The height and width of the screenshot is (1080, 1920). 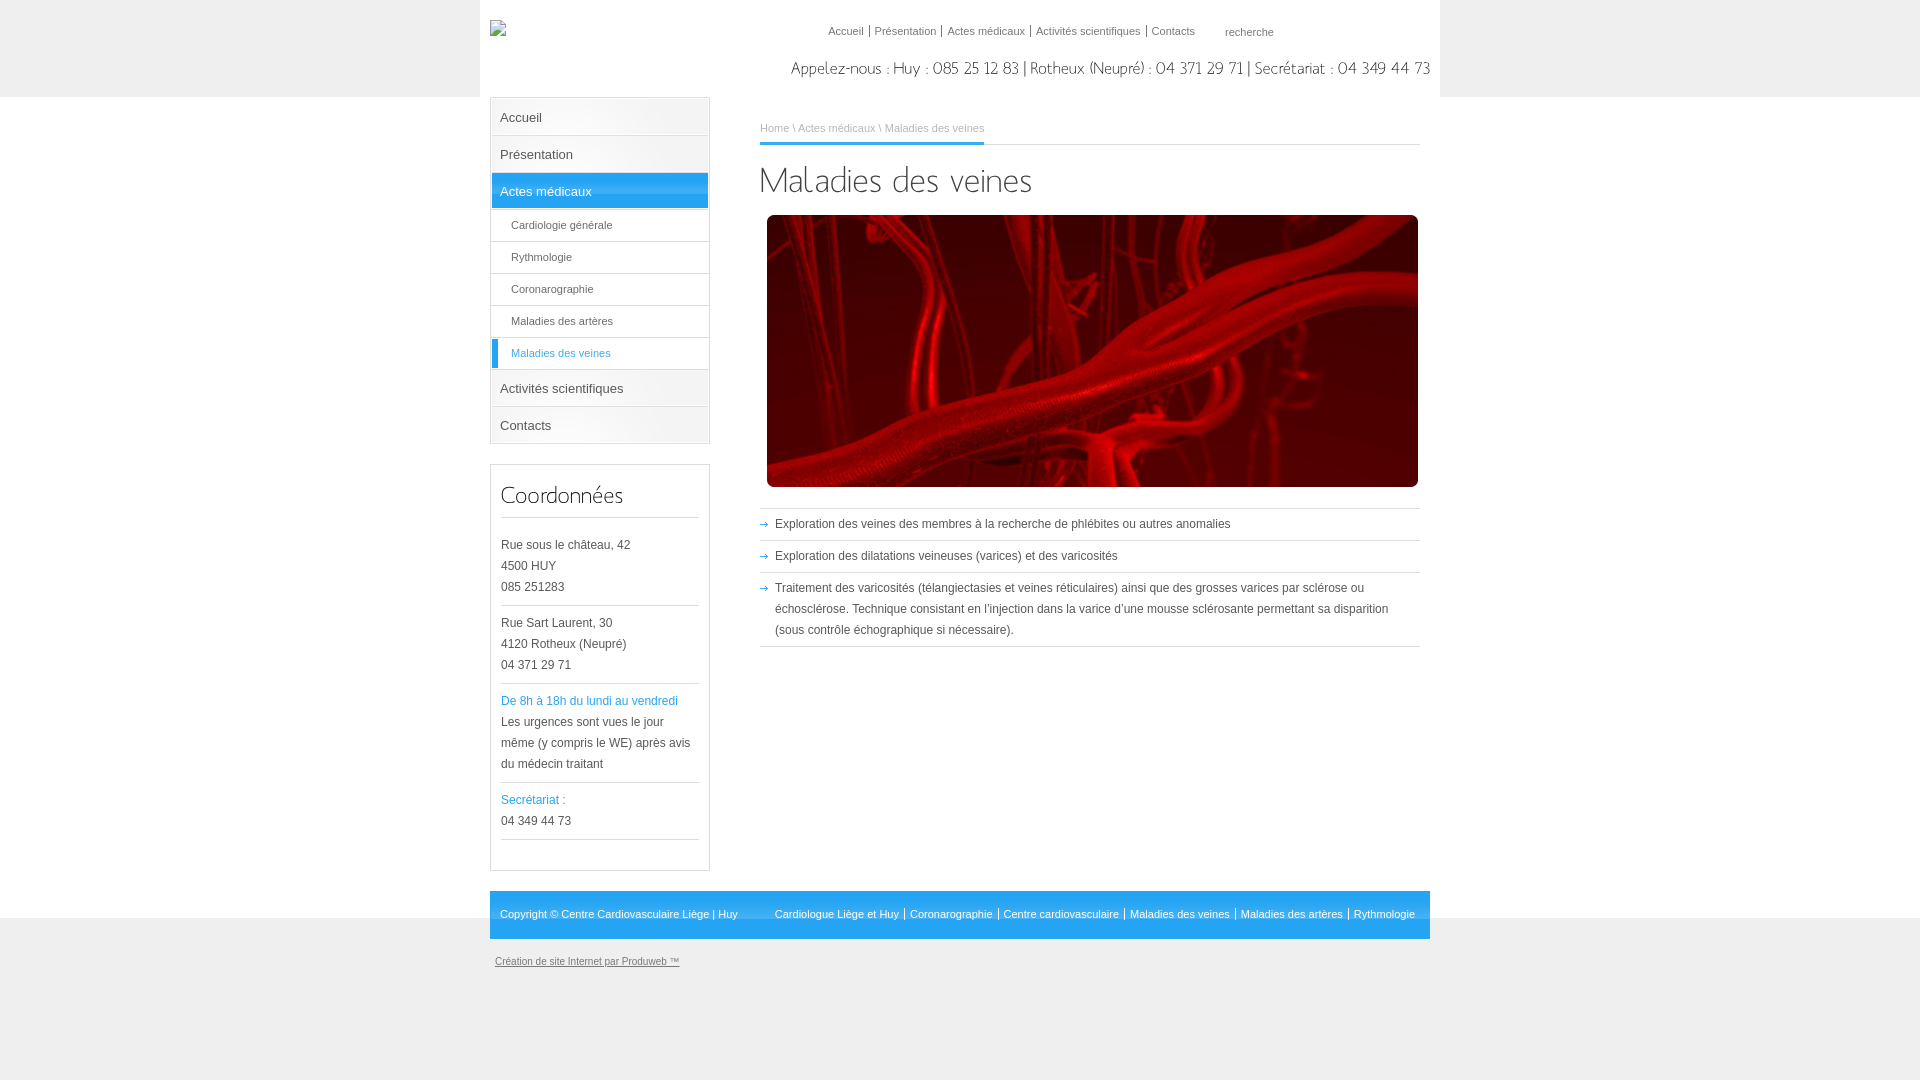 I want to click on 'Home', so click(x=773, y=127).